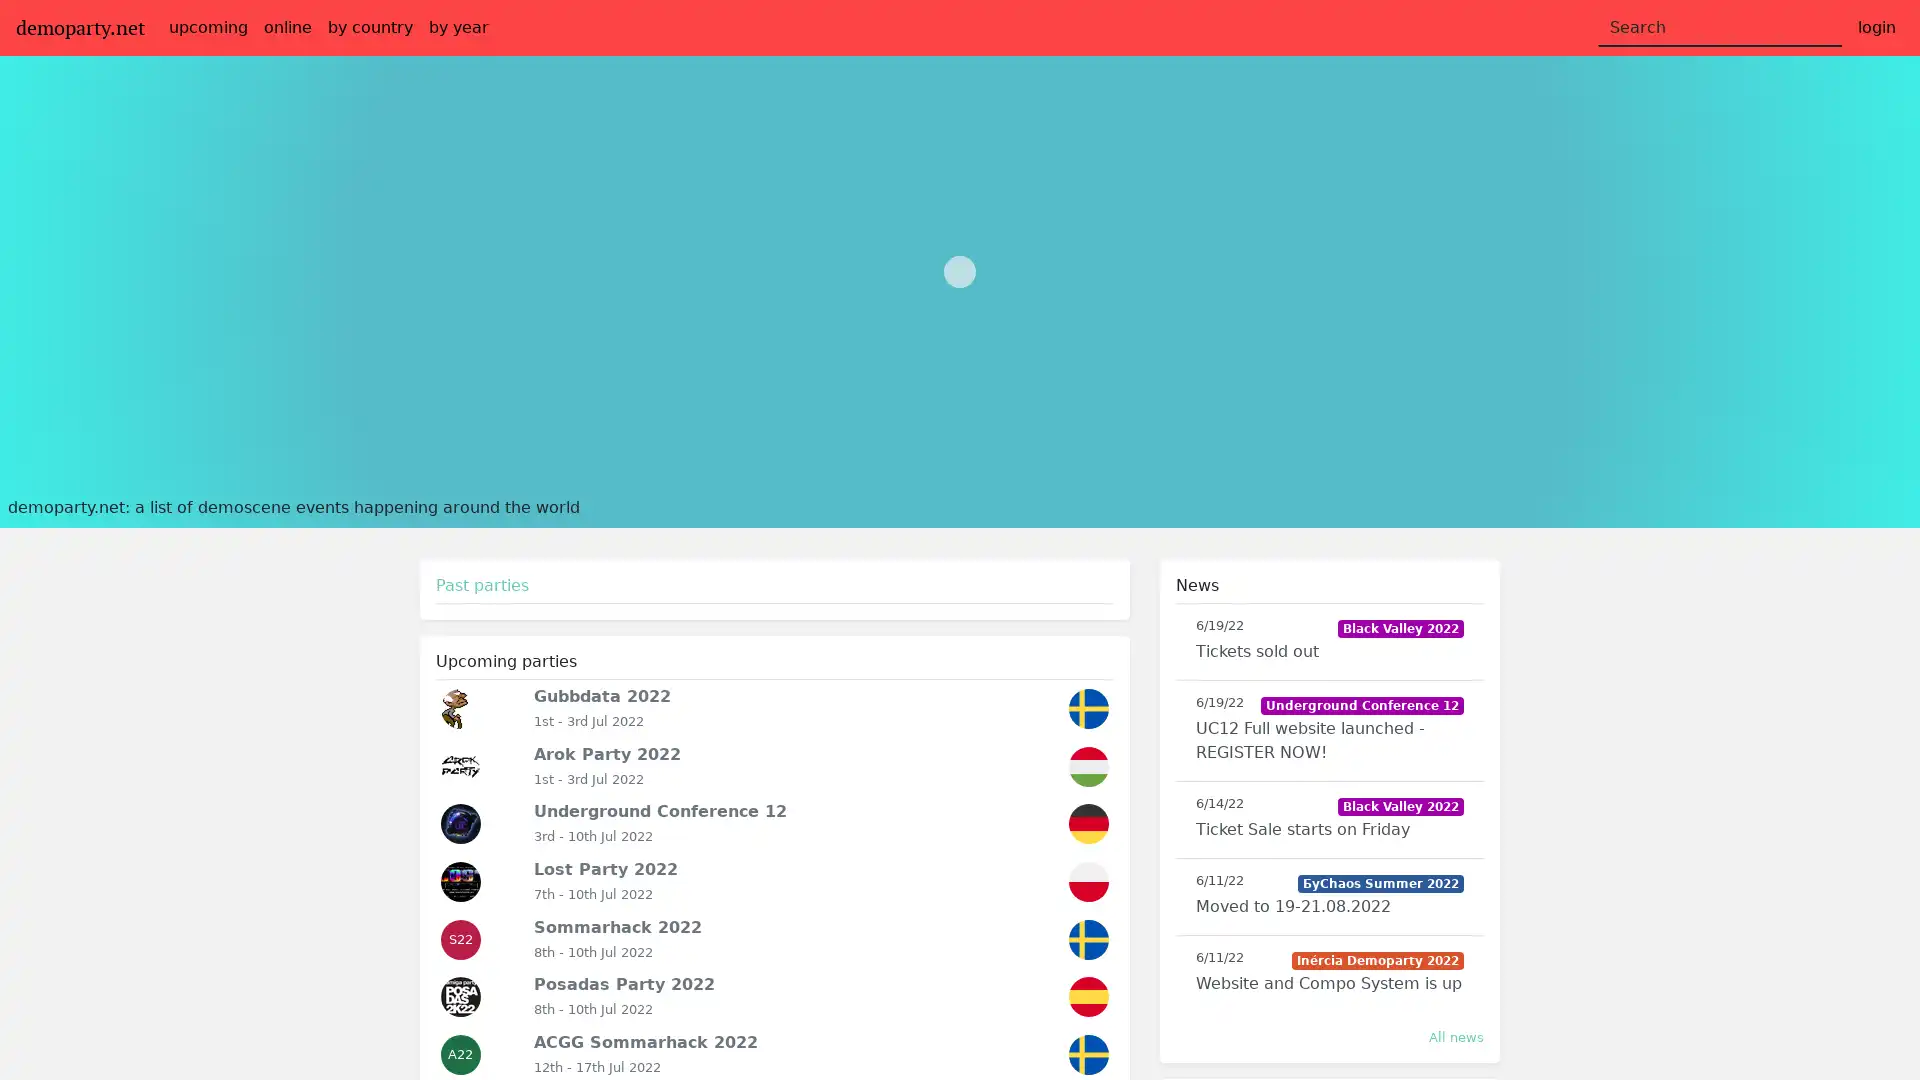 Image resolution: width=1920 pixels, height=1080 pixels. What do you see at coordinates (1713, 481) in the screenshot?
I see `Keyboard shortcuts` at bounding box center [1713, 481].